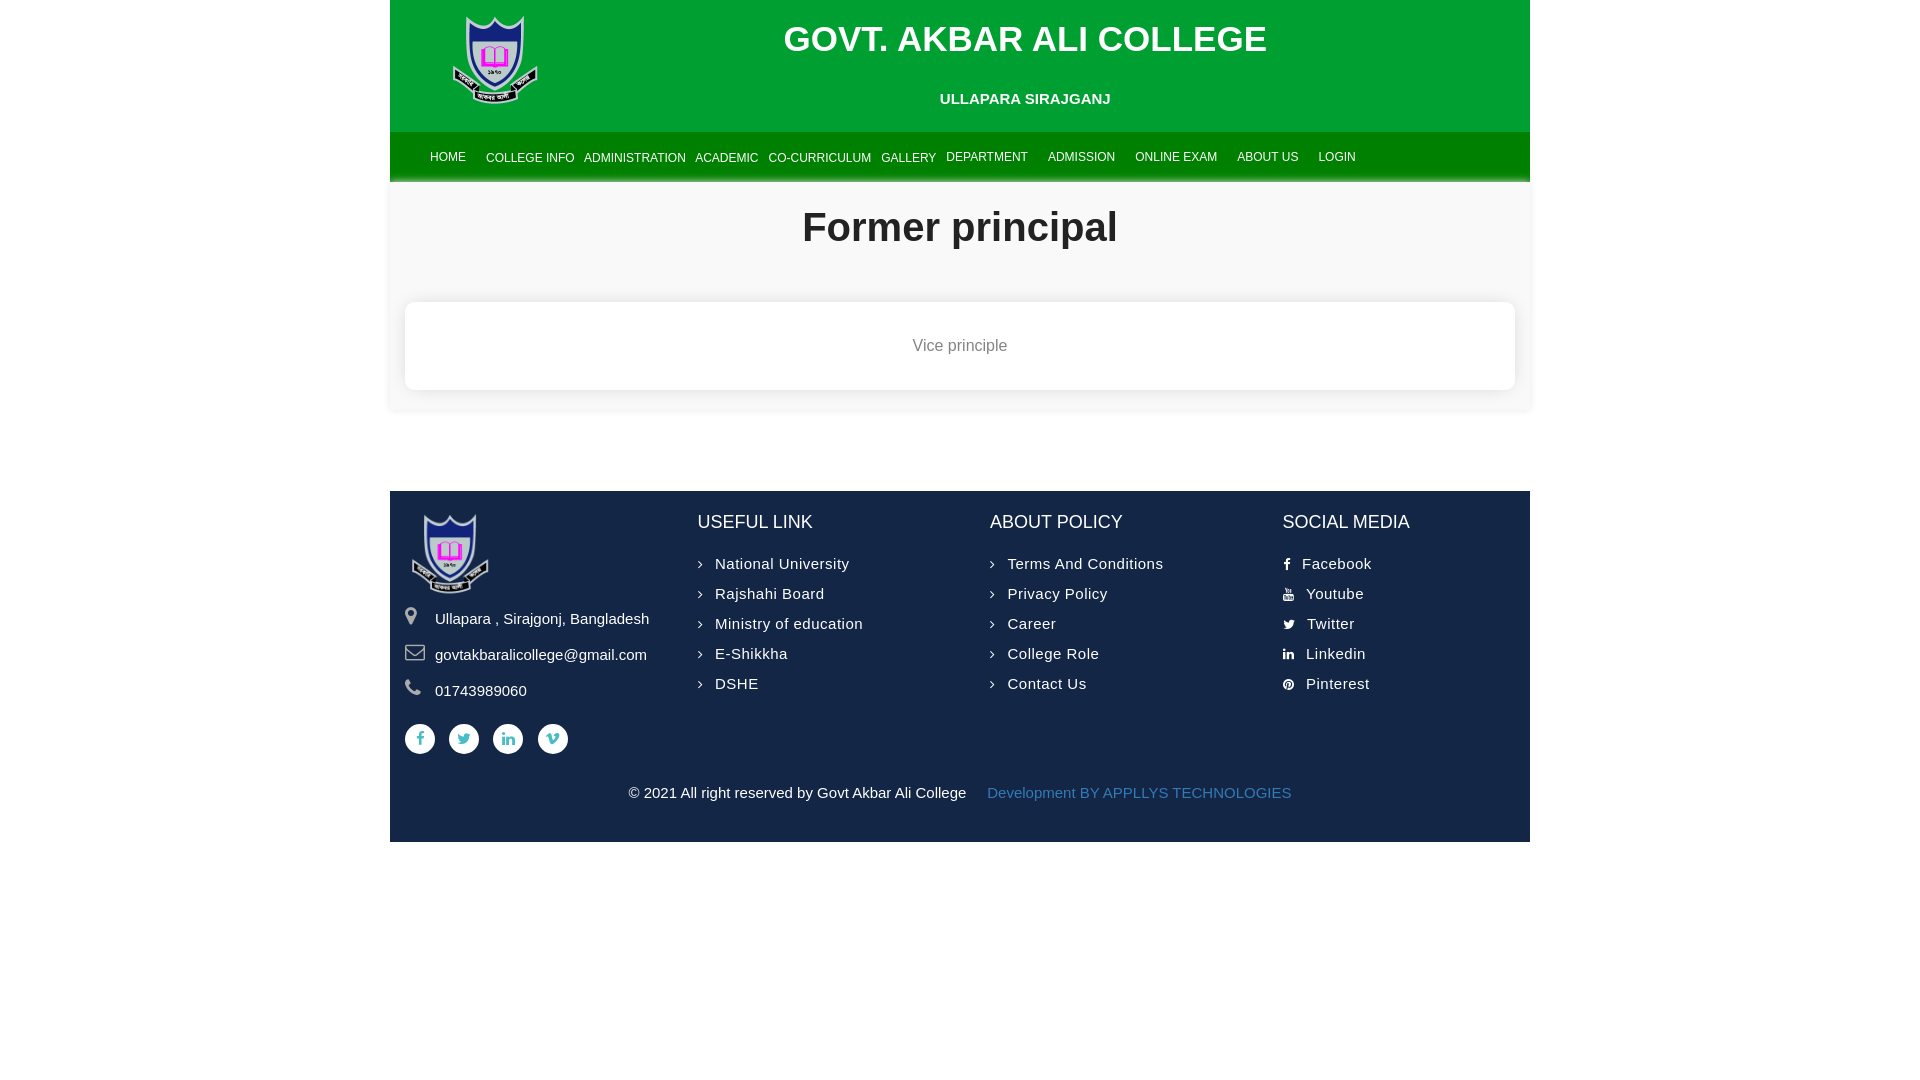 The image size is (1920, 1080). What do you see at coordinates (1323, 653) in the screenshot?
I see `'Linkedin'` at bounding box center [1323, 653].